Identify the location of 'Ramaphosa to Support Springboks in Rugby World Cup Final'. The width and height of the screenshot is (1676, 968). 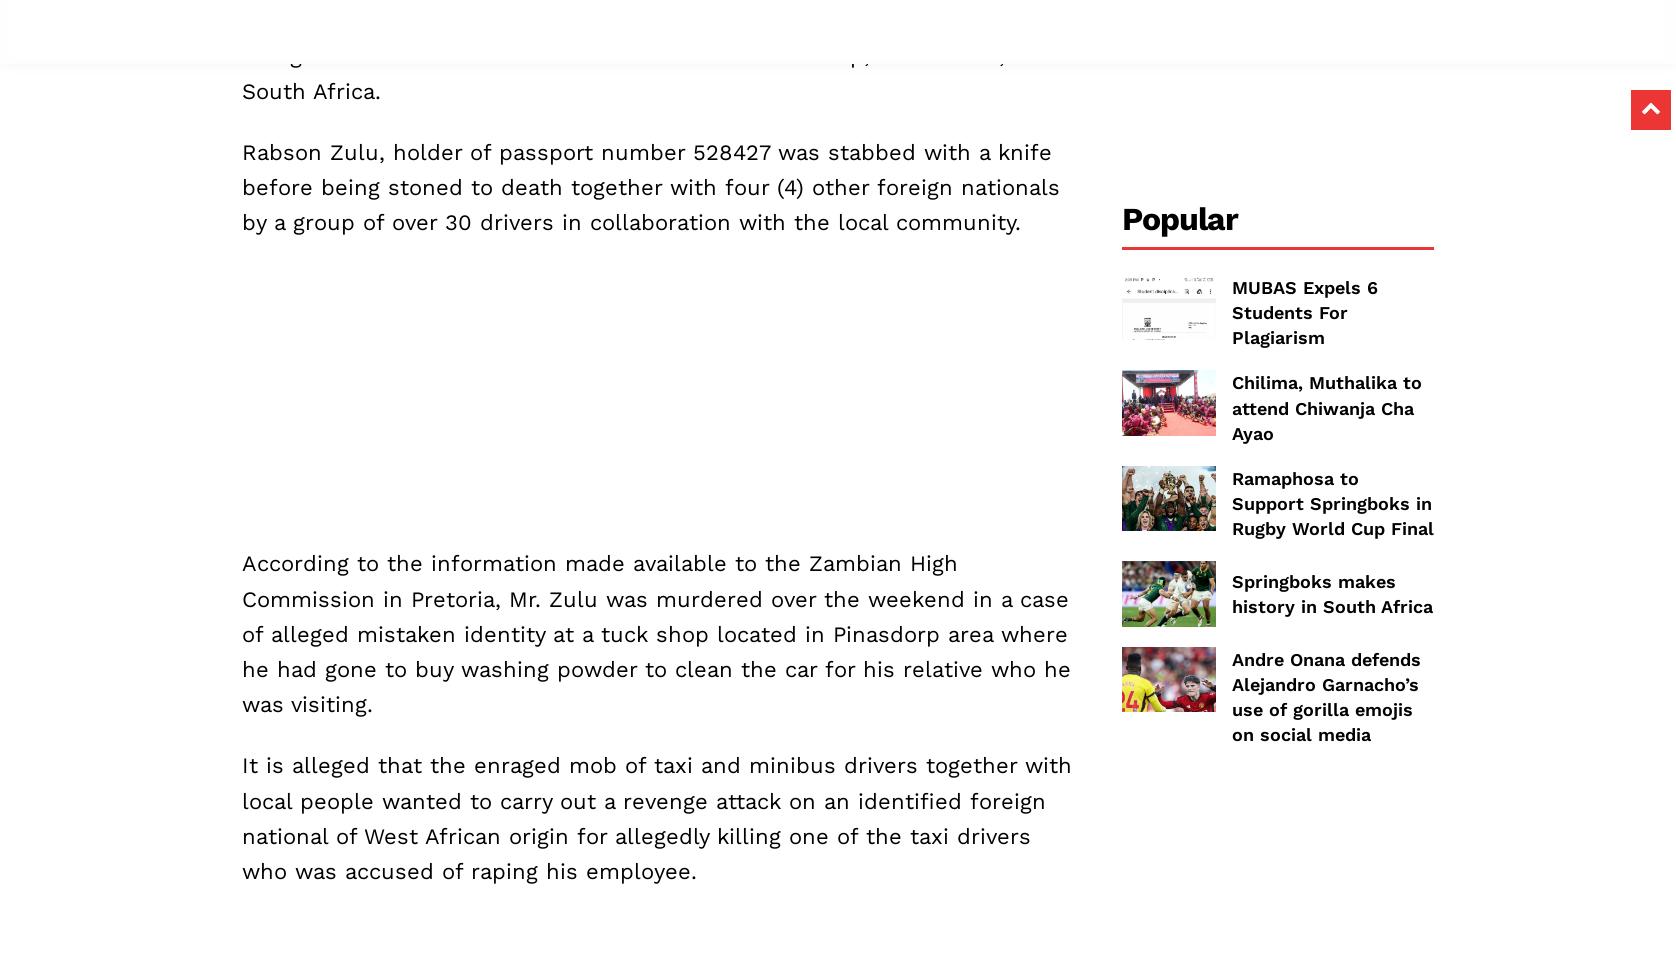
(1331, 502).